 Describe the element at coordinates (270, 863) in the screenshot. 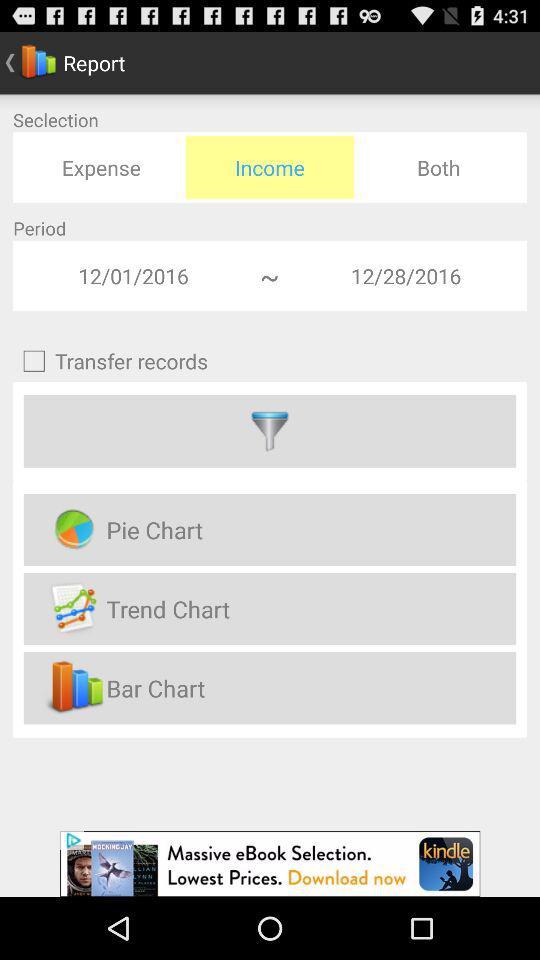

I see `details about advertisement` at that location.